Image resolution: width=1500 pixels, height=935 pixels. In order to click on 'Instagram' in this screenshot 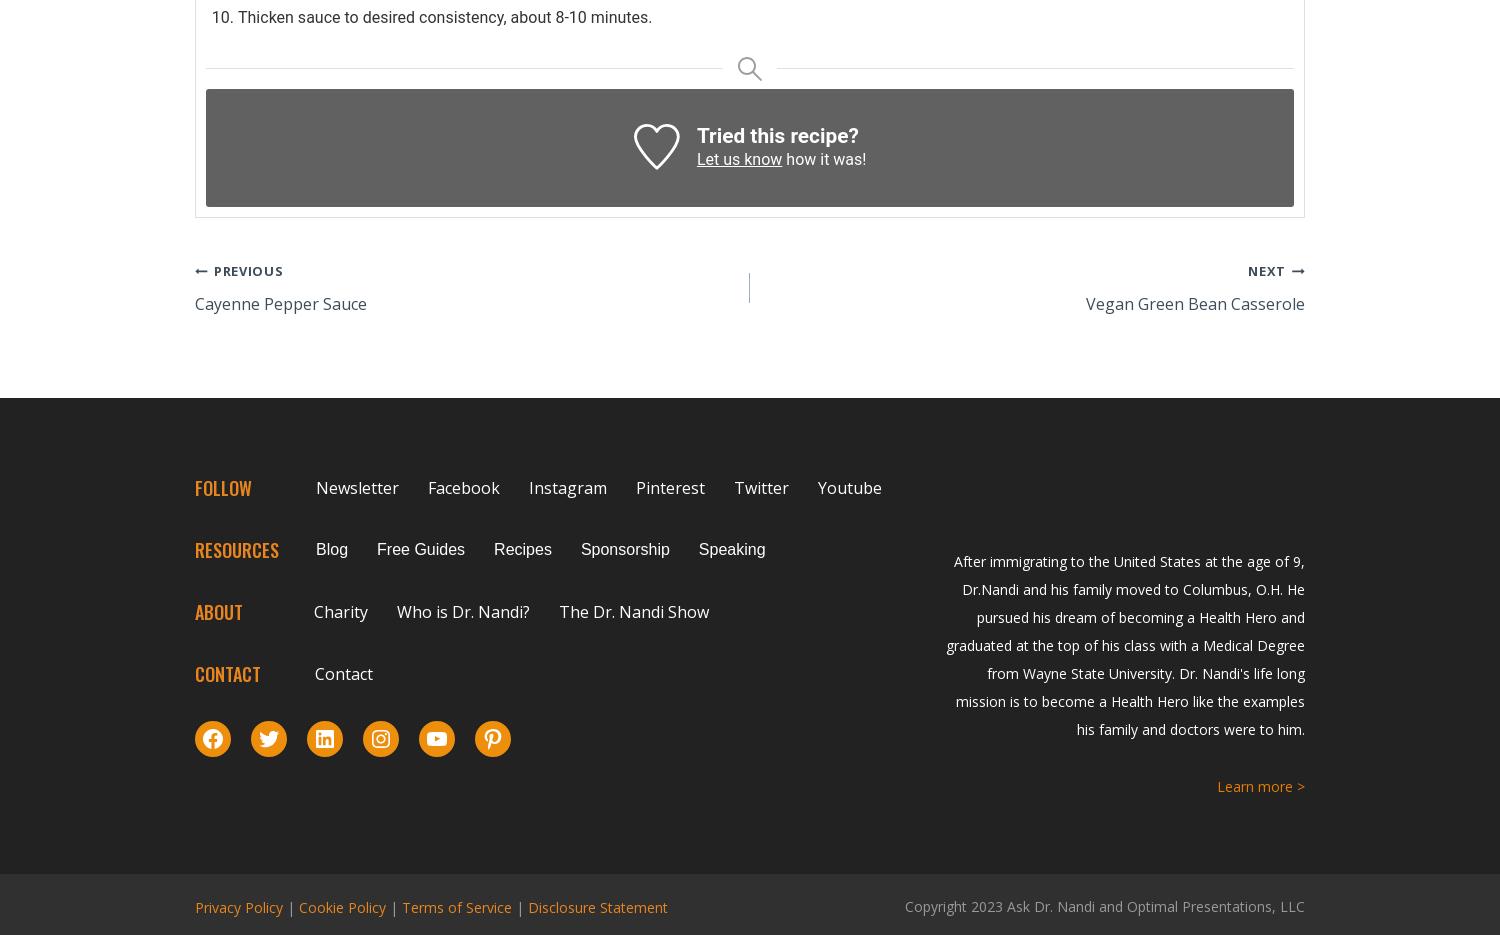, I will do `click(567, 487)`.